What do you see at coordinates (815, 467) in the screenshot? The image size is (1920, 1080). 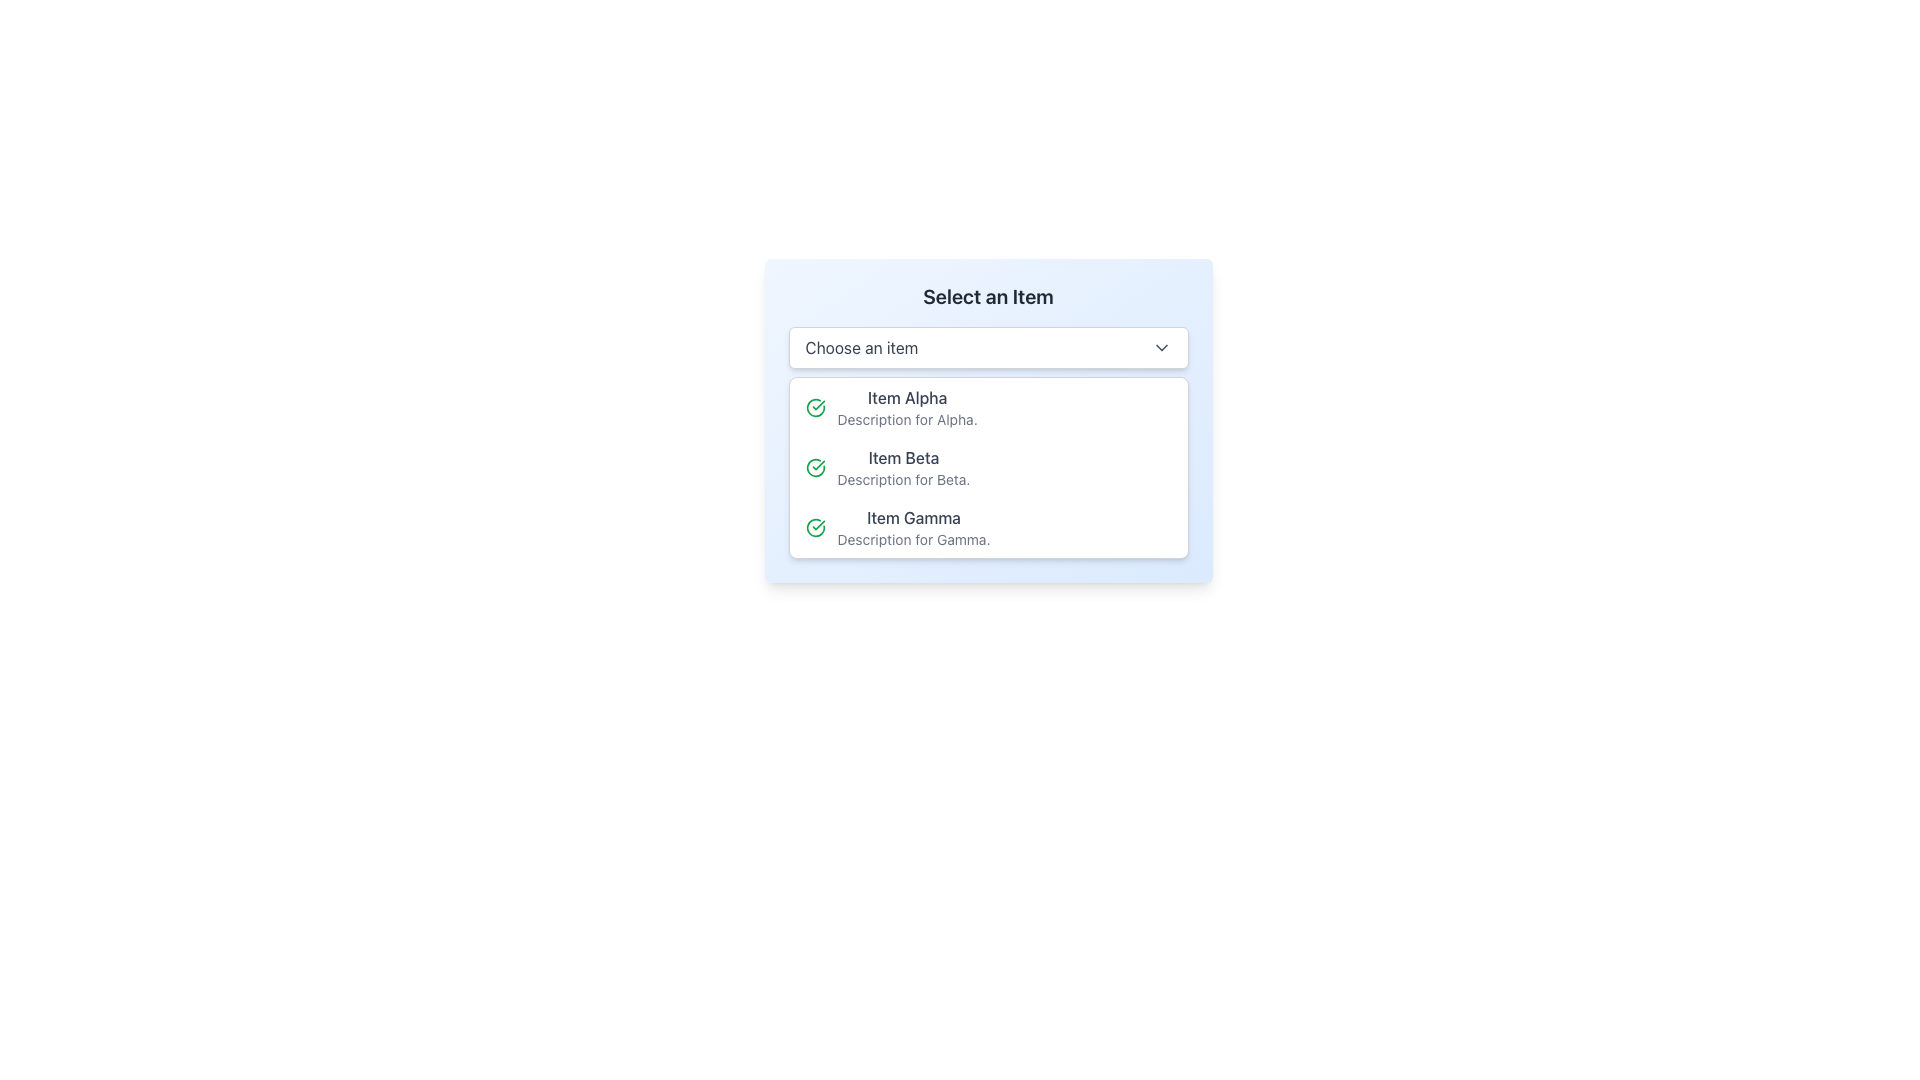 I see `the circular green check icon located to the left of the 'Item Beta' text in the list item` at bounding box center [815, 467].